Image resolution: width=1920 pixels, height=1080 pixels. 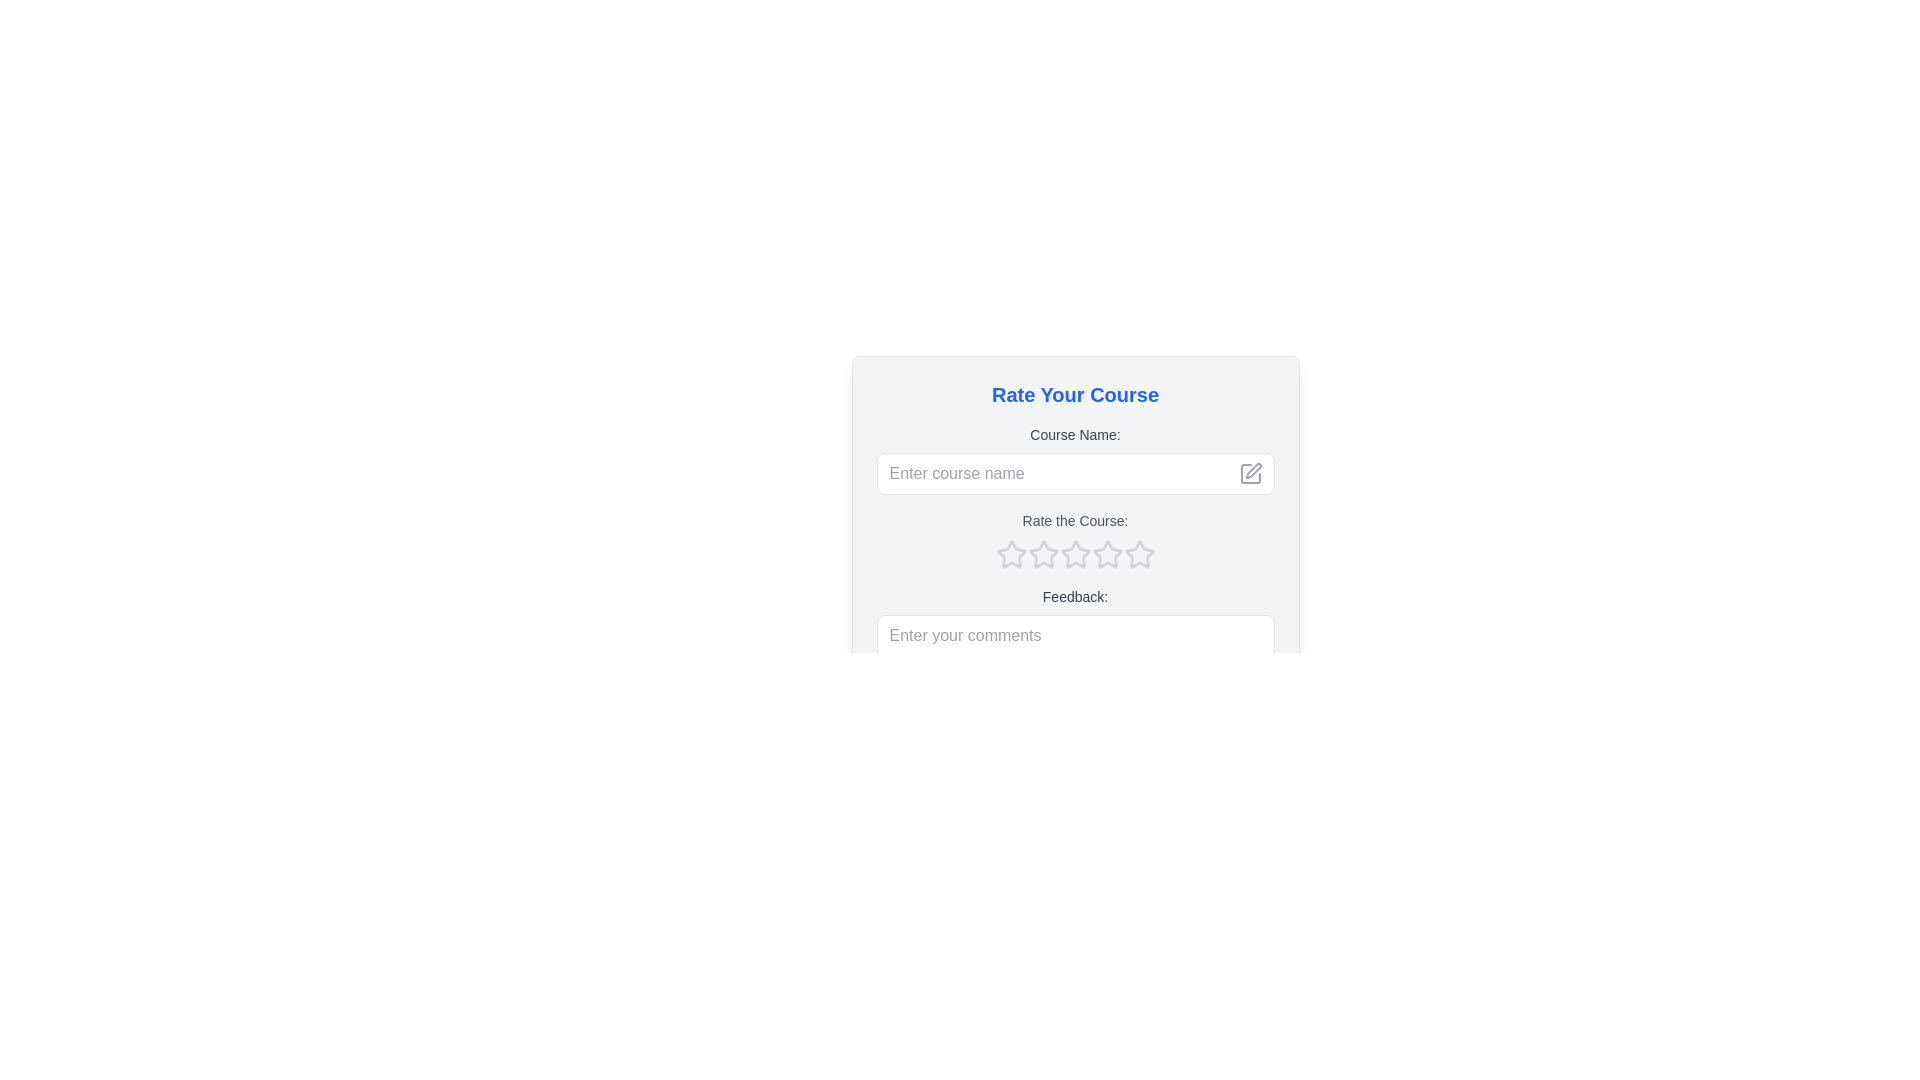 What do you see at coordinates (1074, 519) in the screenshot?
I see `the instructional label guiding the user to rate the course, located in the upper-middle section of the 'Rate Your Course' panel, directly below the 'Course Name:' label` at bounding box center [1074, 519].